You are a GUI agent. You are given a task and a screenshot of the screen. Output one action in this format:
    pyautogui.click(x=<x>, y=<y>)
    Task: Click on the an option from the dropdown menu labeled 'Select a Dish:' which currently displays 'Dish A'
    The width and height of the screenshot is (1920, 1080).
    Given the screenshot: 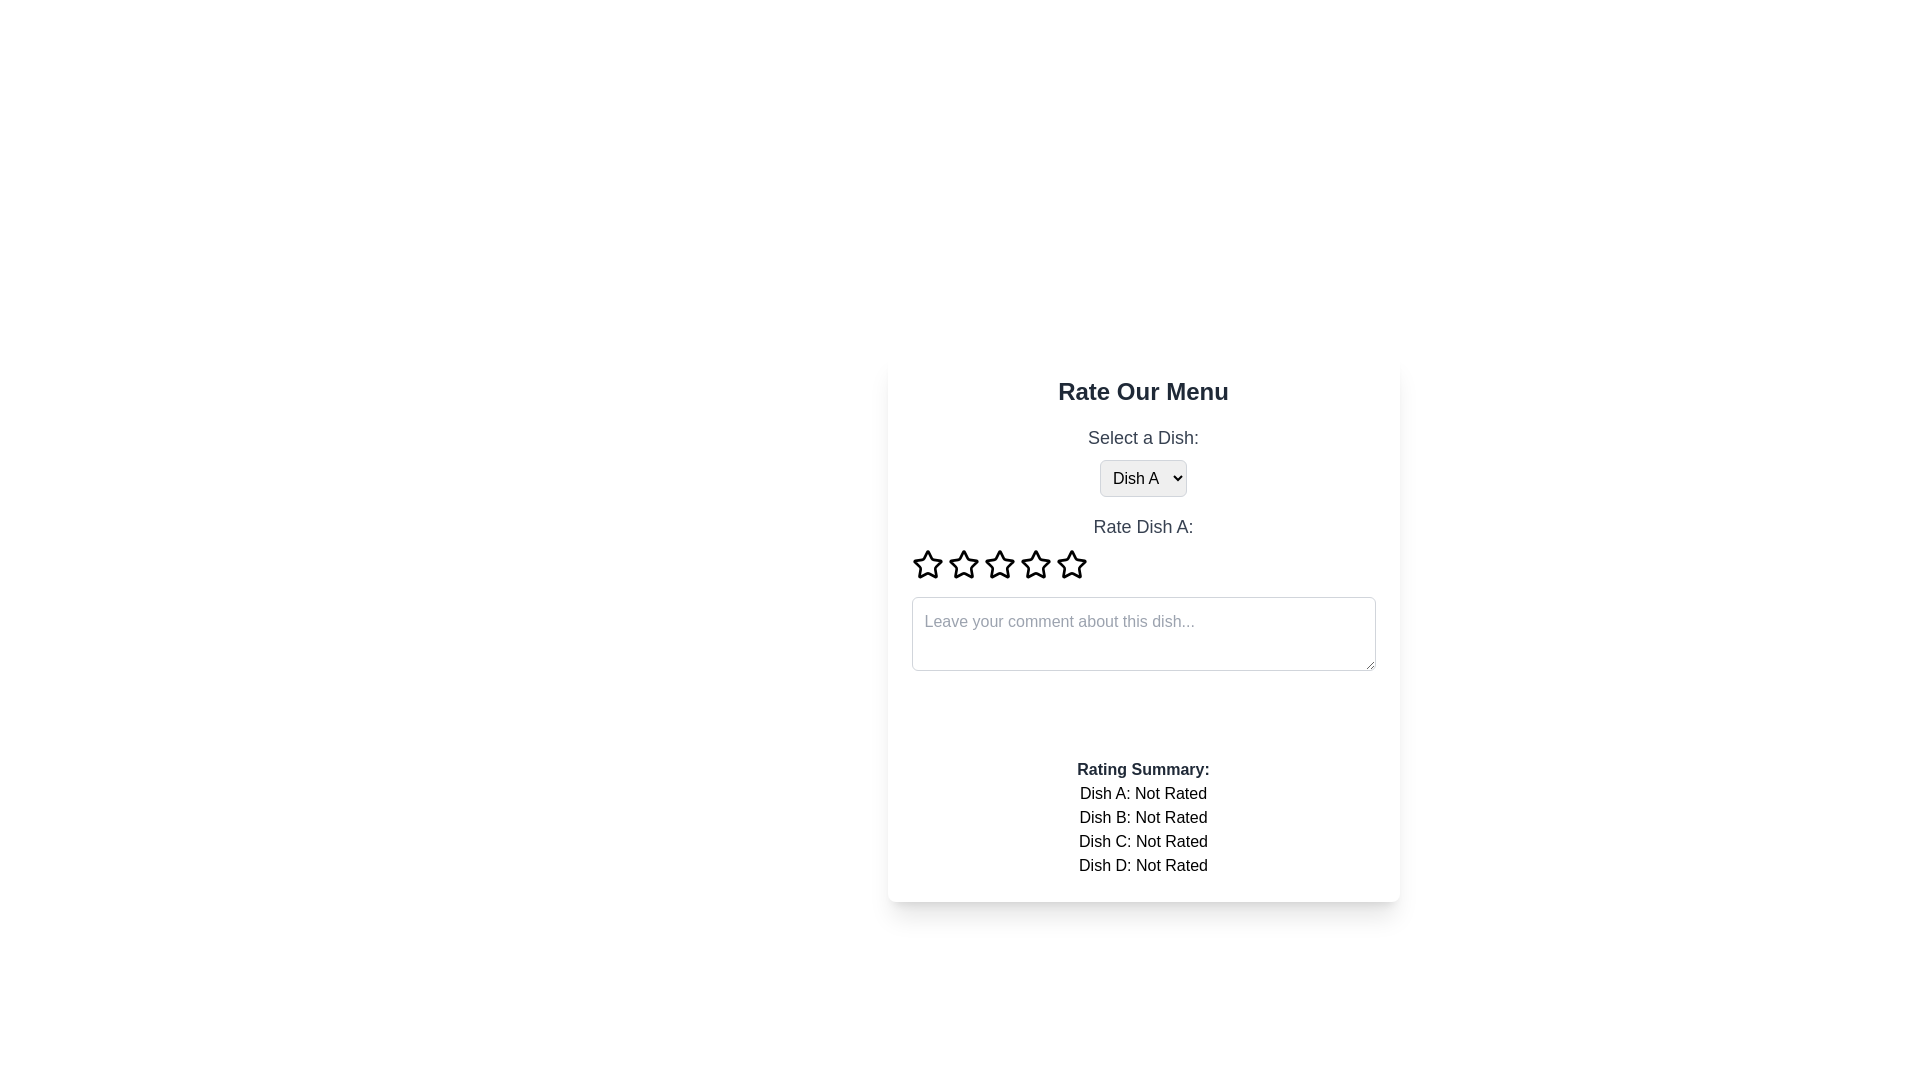 What is the action you would take?
    pyautogui.click(x=1143, y=460)
    